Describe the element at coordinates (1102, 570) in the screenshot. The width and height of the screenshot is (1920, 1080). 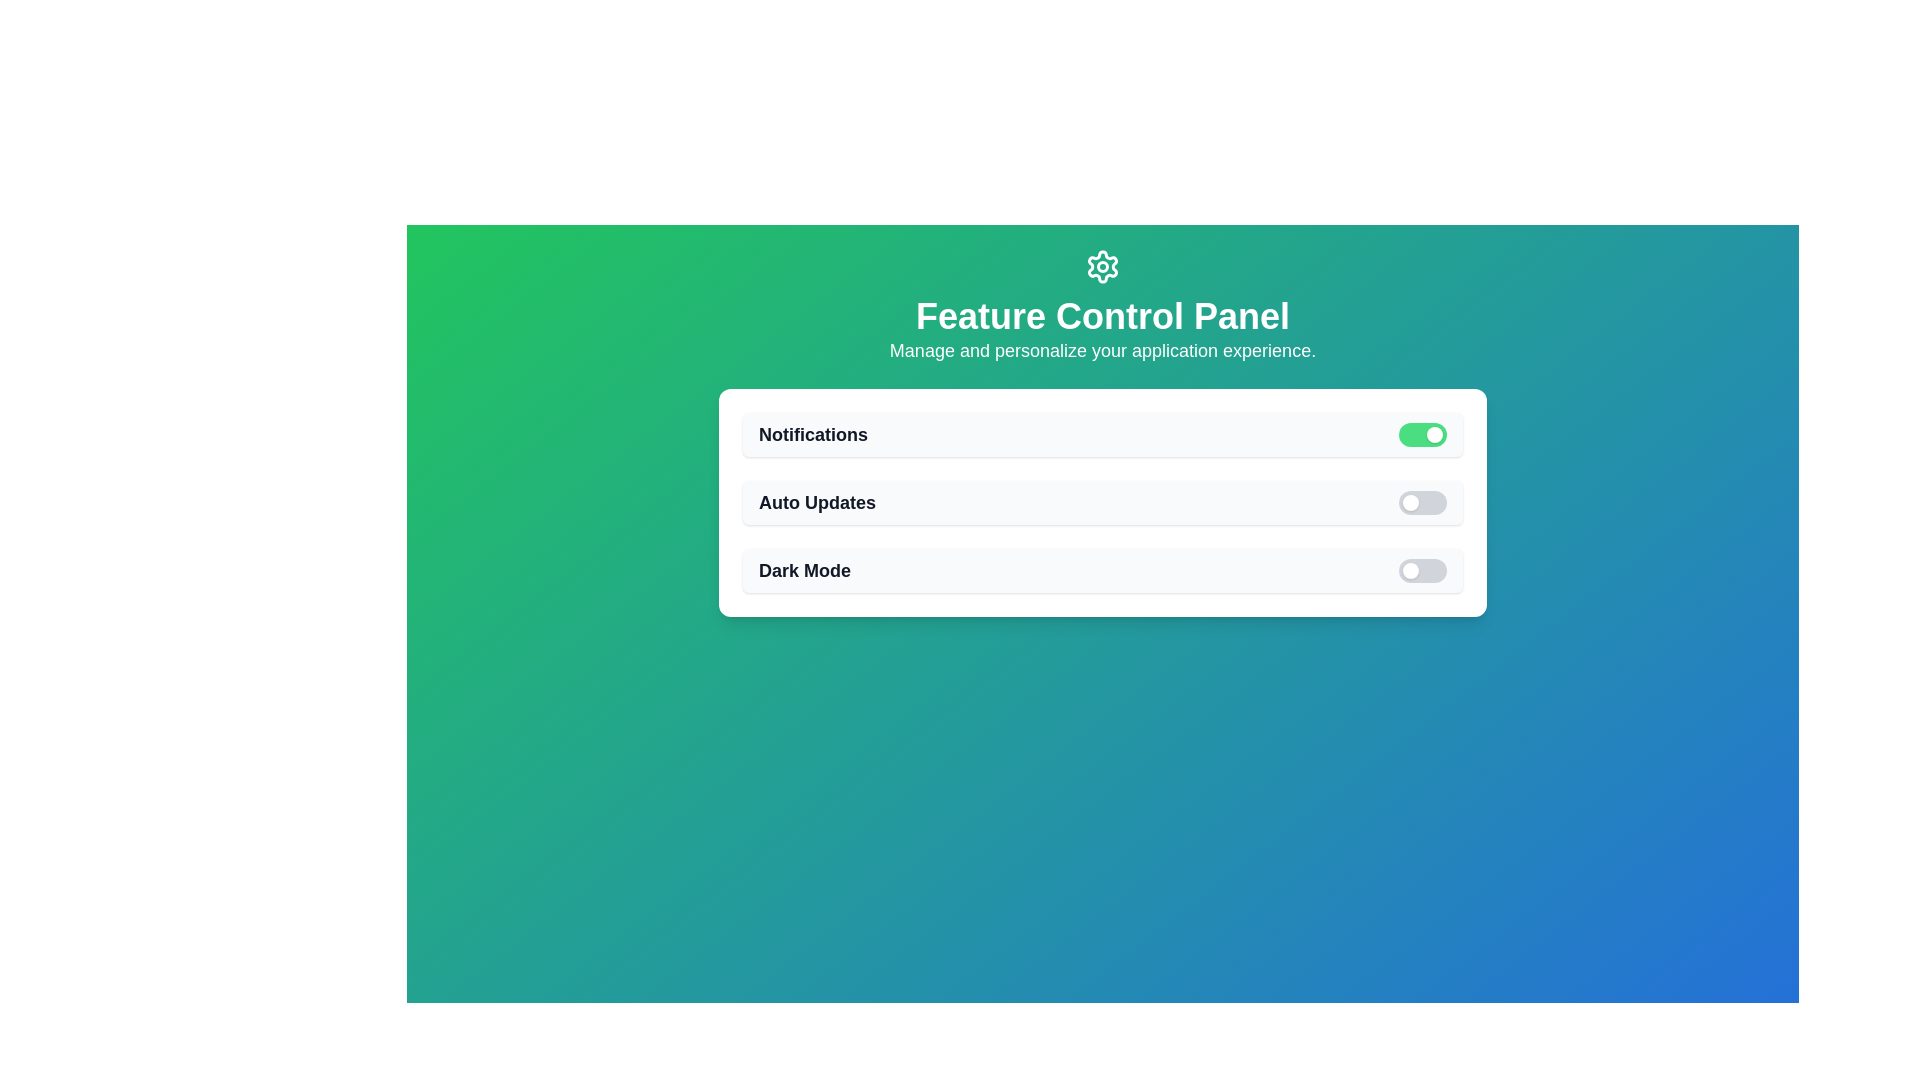
I see `the switch of the 'Dark Mode' toggle control located at the bottom of the group of similar components` at that location.